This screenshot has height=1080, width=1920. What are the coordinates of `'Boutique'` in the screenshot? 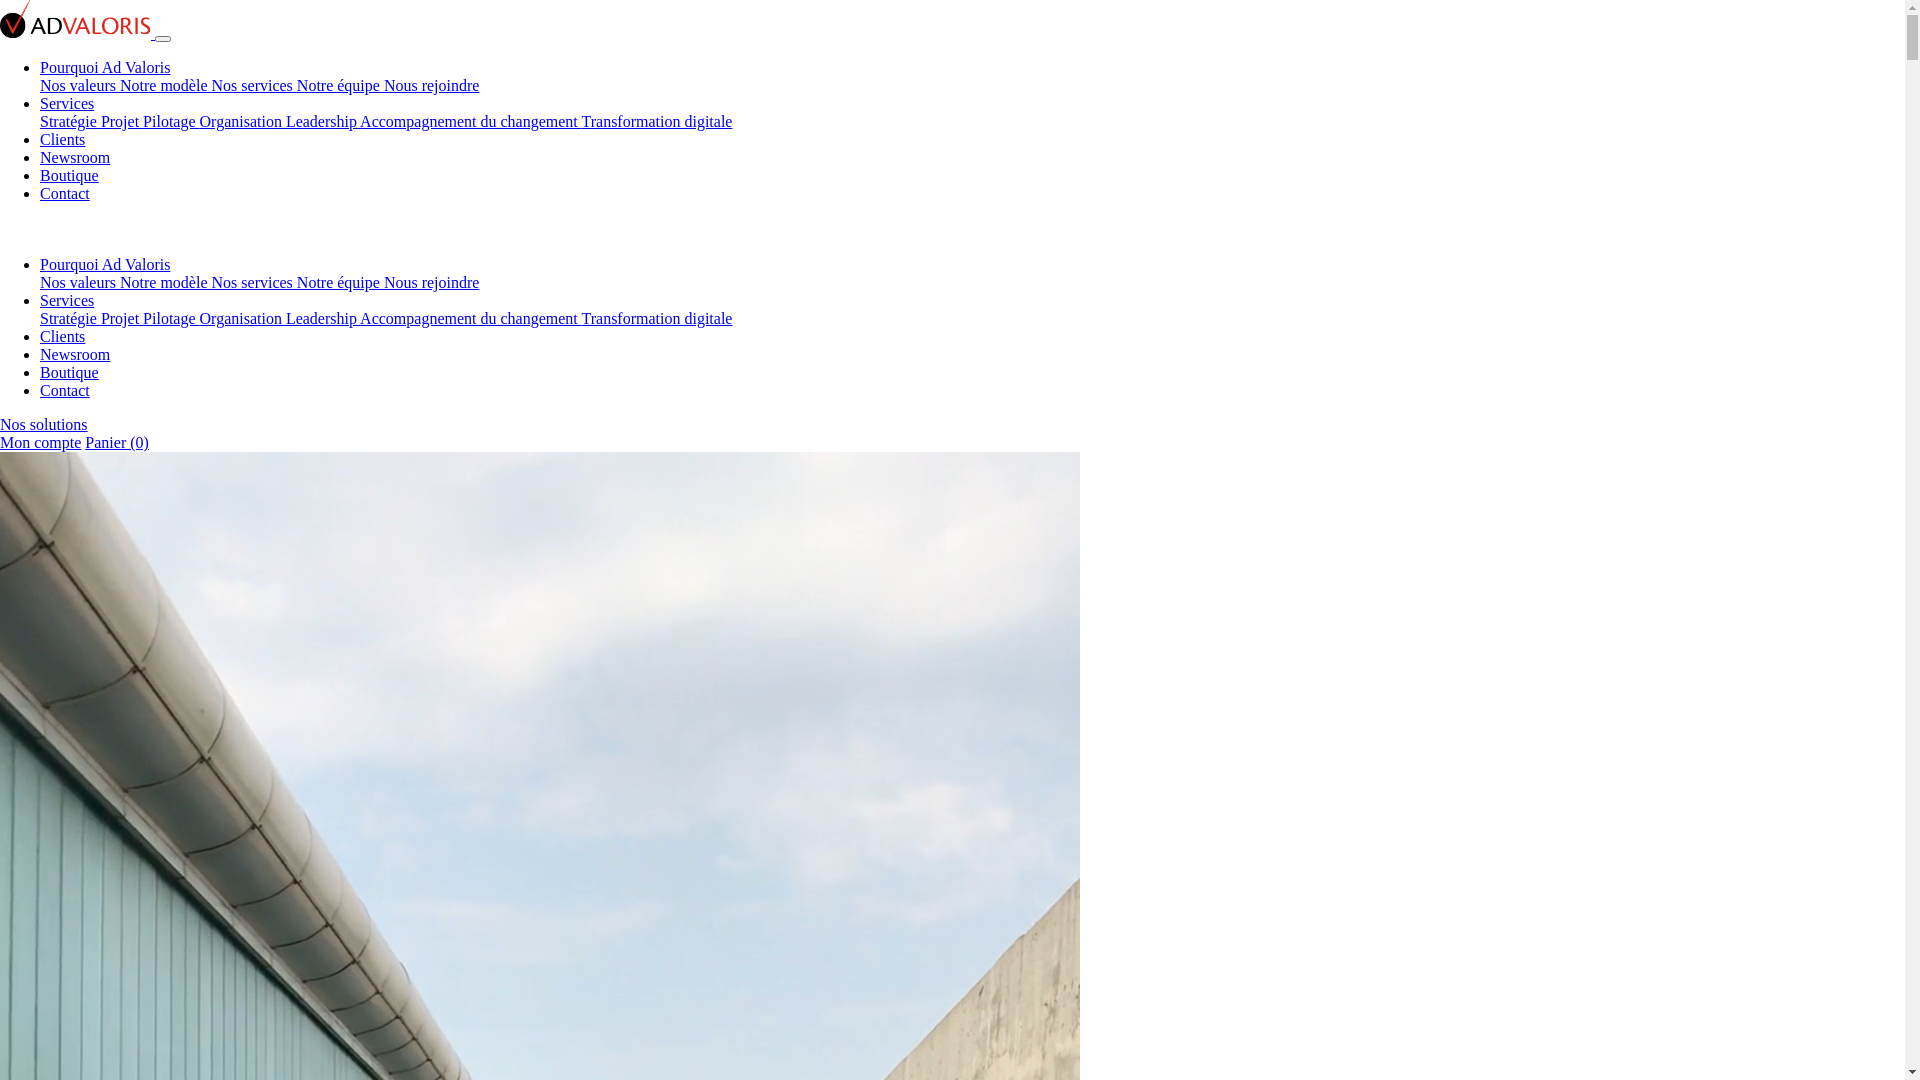 It's located at (39, 372).